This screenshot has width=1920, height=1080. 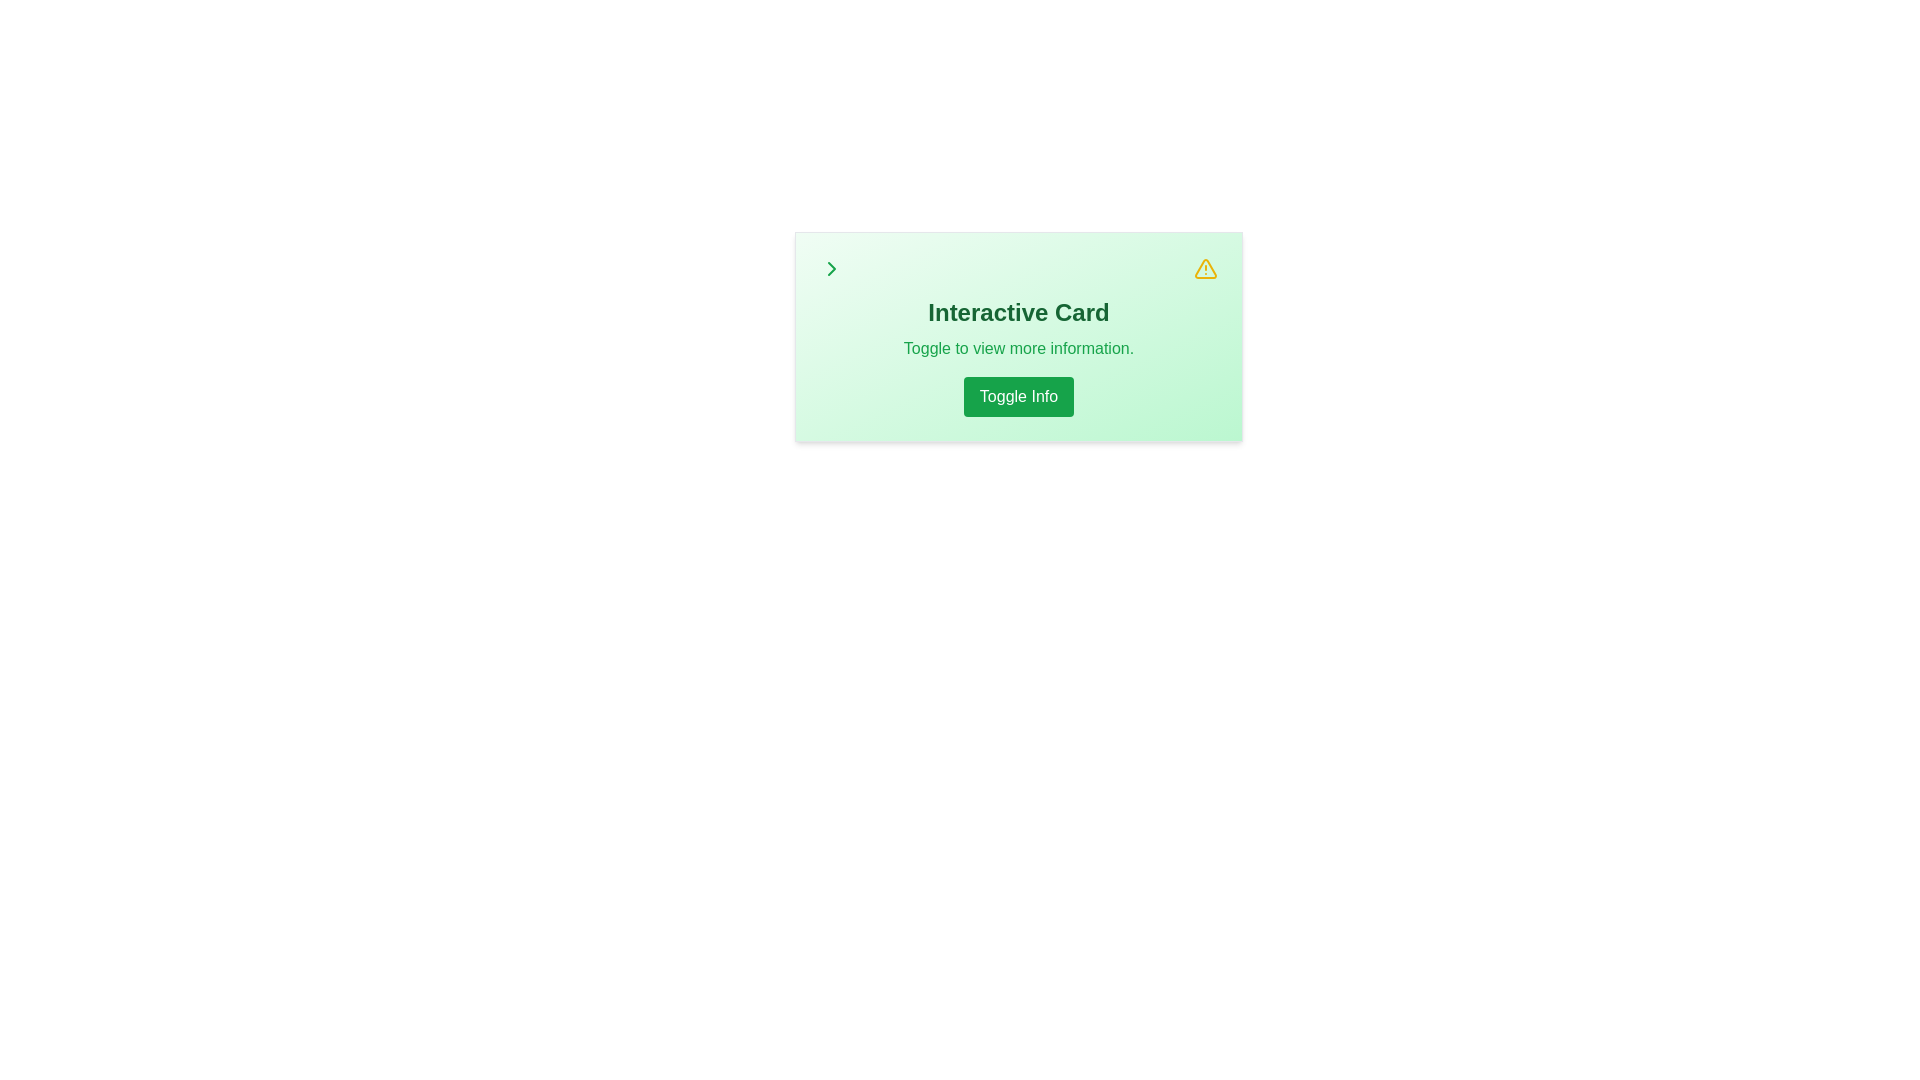 I want to click on the 'Toggle Info' button, which is a rectangular button with rounded edges, green background, and white text, located below the text 'Toggle, so click(x=1018, y=397).